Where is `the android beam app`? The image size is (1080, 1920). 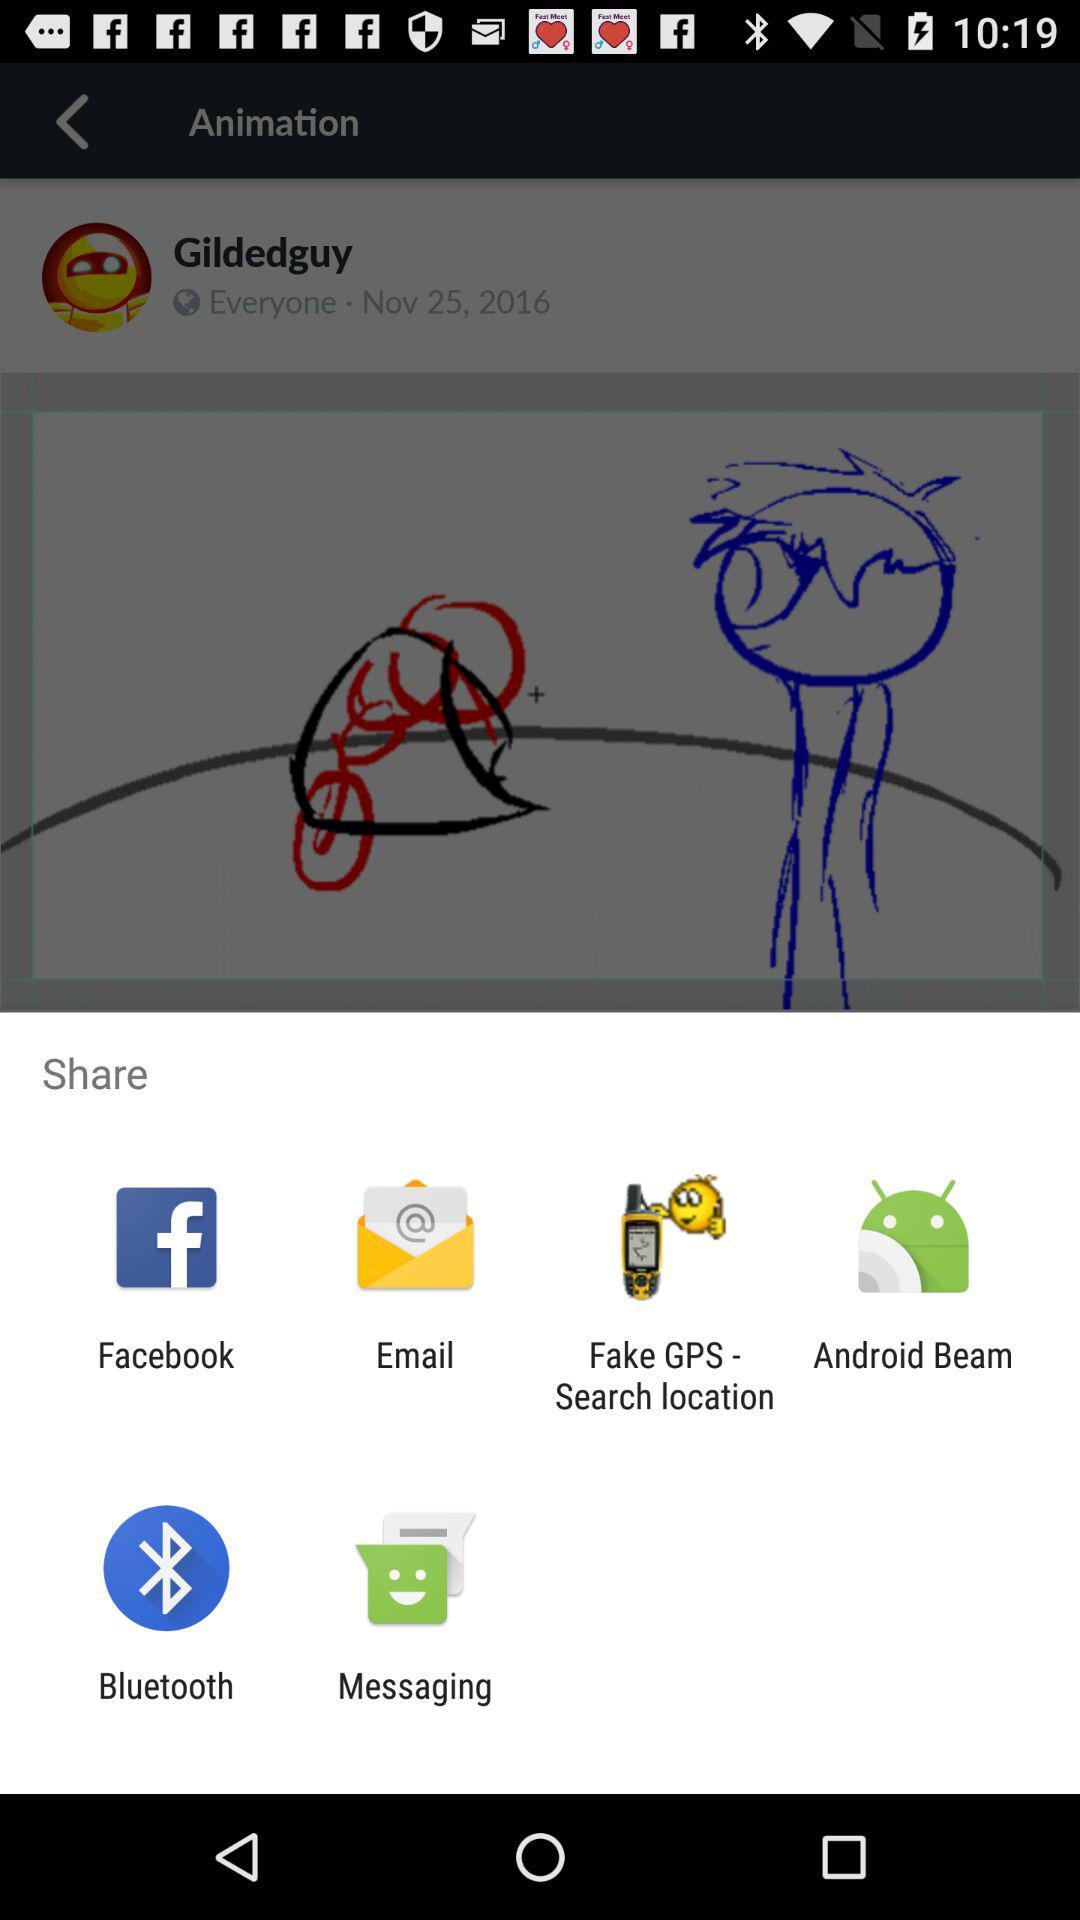 the android beam app is located at coordinates (913, 1374).